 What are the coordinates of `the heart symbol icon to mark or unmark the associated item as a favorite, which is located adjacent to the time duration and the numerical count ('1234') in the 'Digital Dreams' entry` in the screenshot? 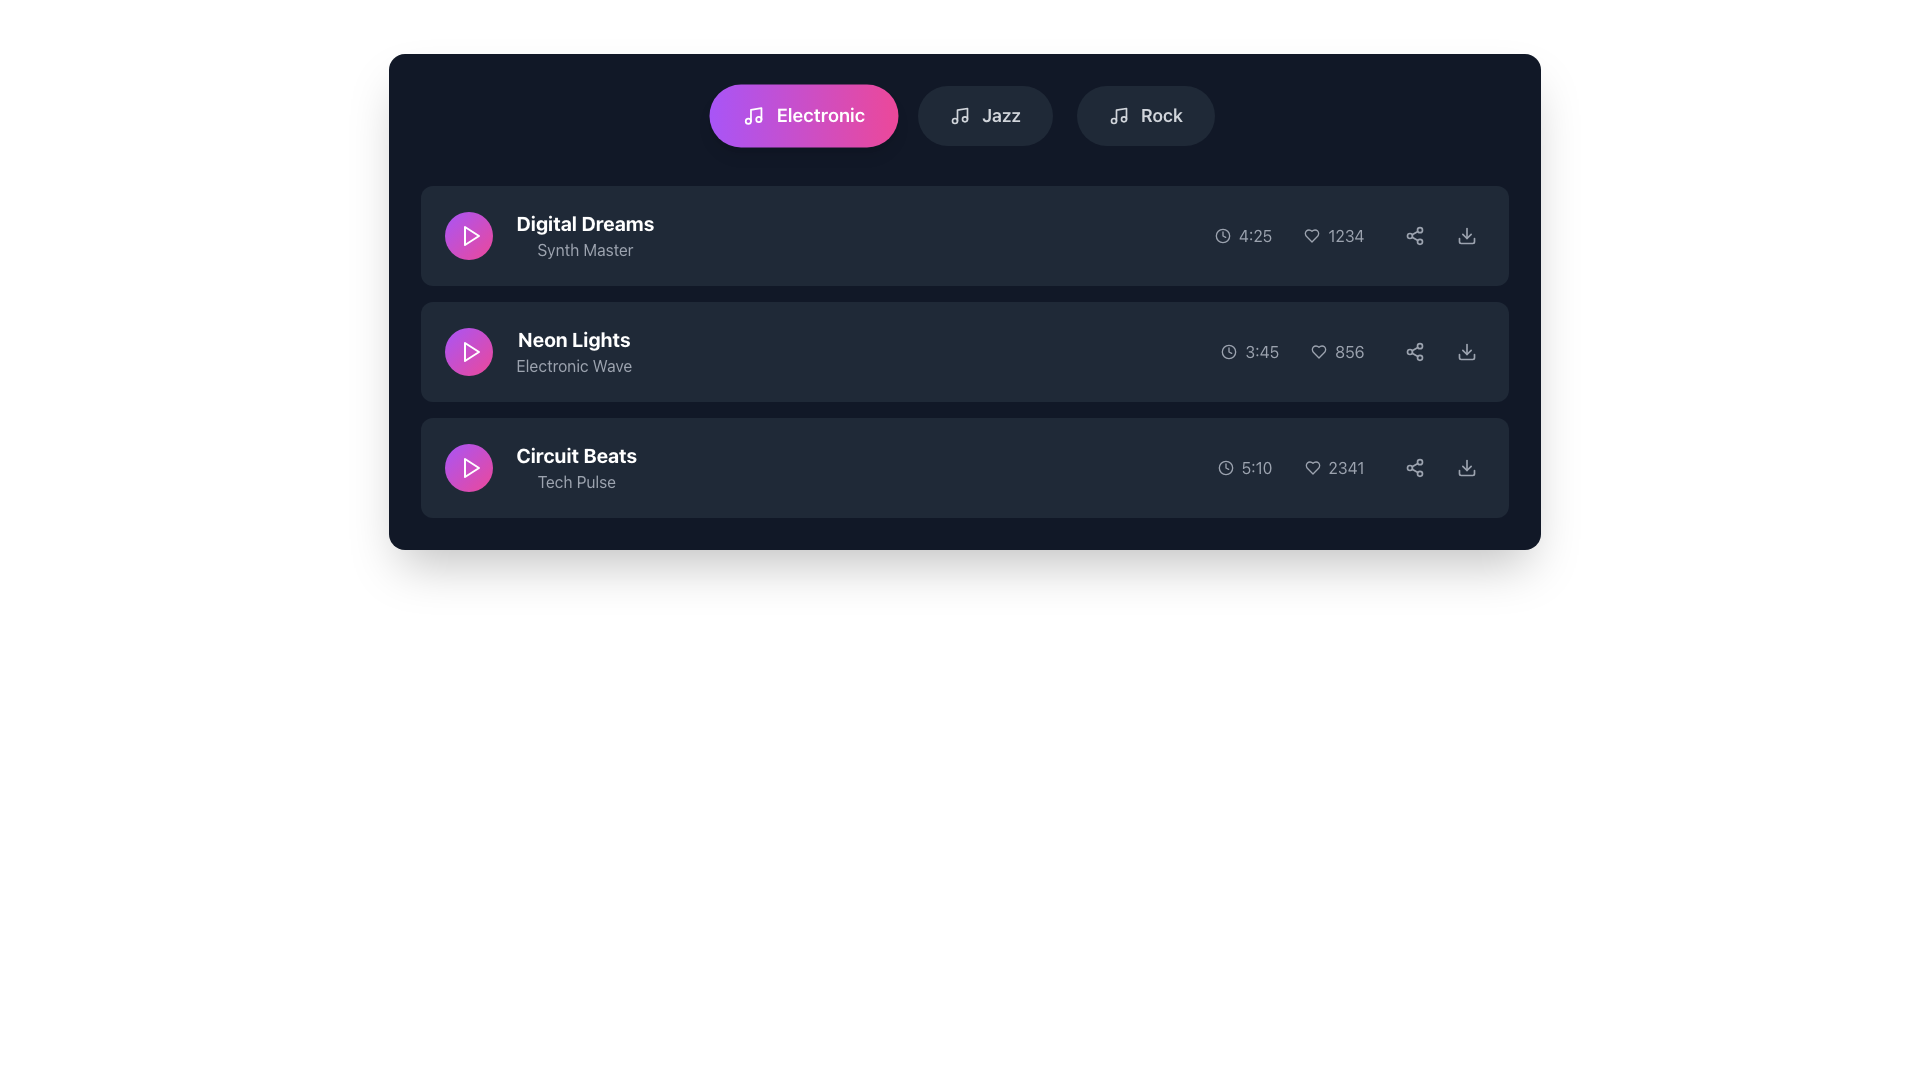 It's located at (1312, 234).